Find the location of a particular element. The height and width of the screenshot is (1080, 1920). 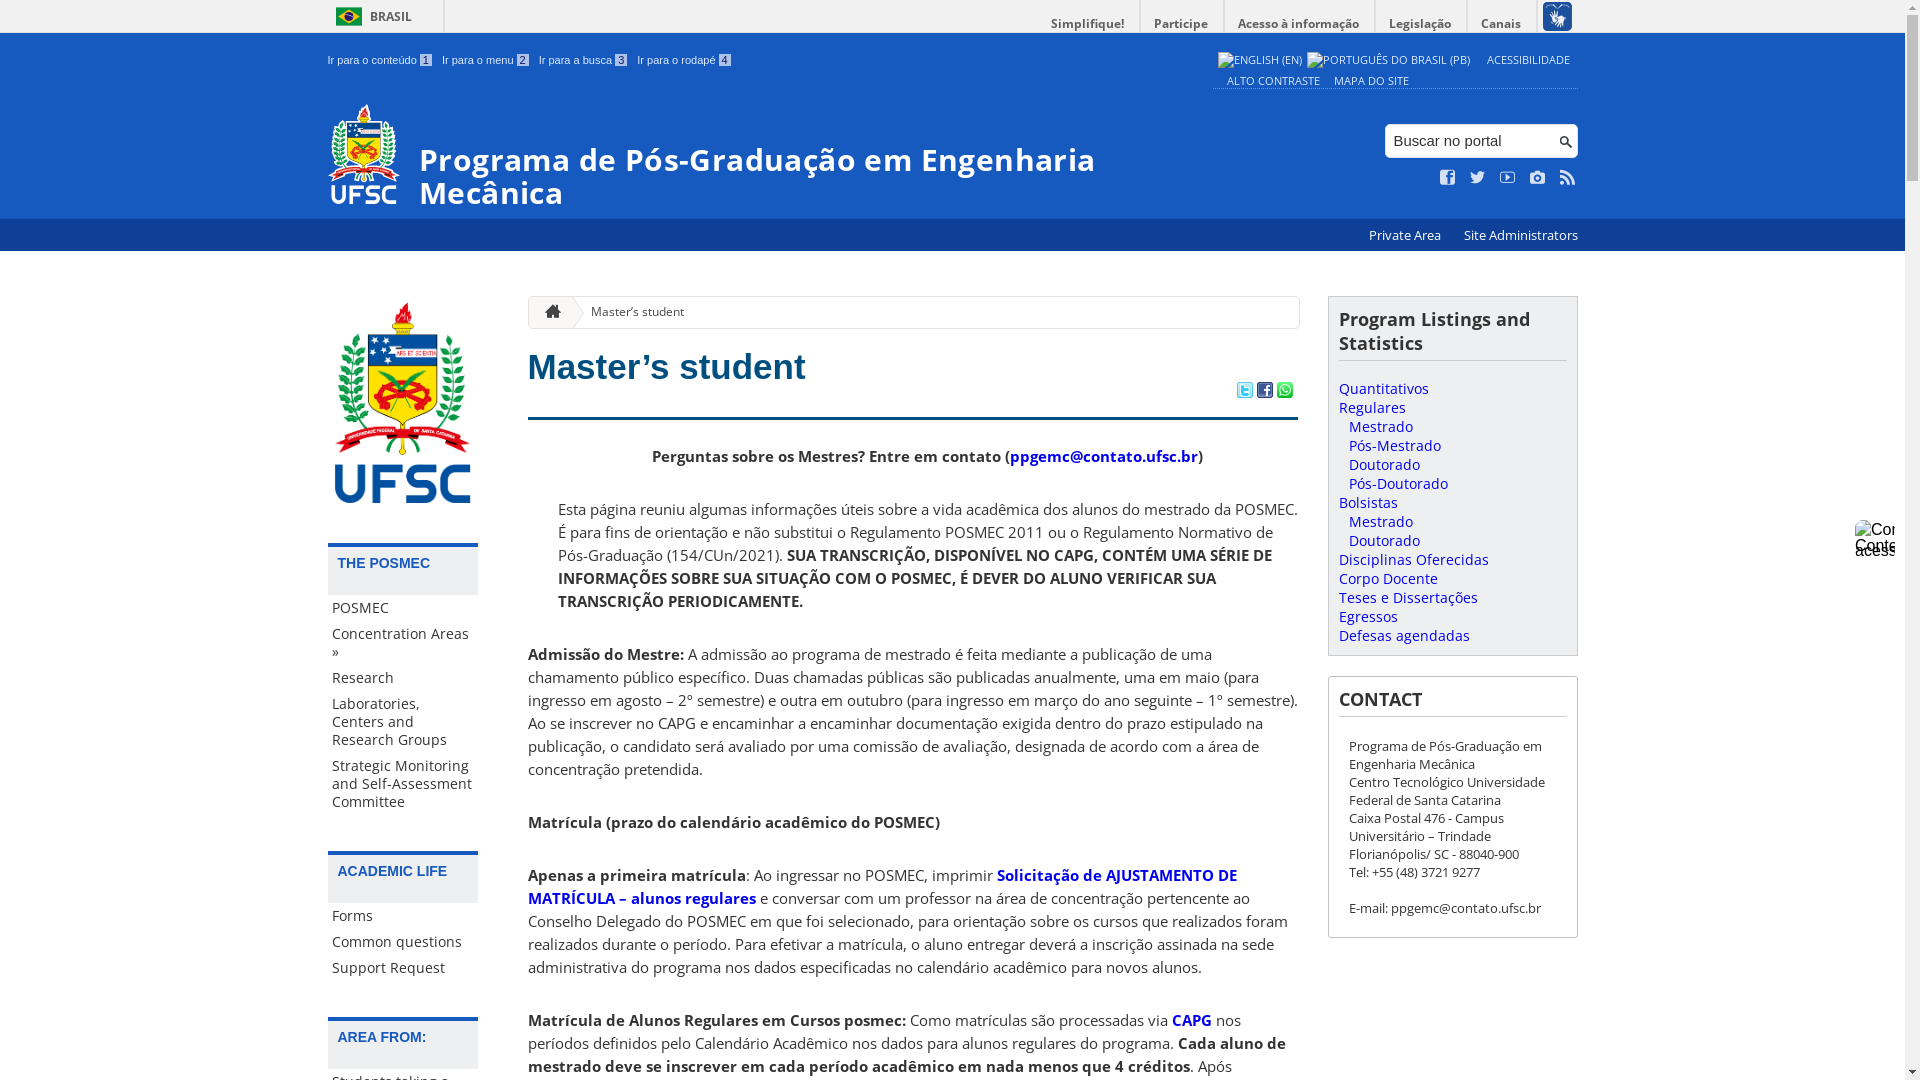

'BRASIL' is located at coordinates (370, 16).